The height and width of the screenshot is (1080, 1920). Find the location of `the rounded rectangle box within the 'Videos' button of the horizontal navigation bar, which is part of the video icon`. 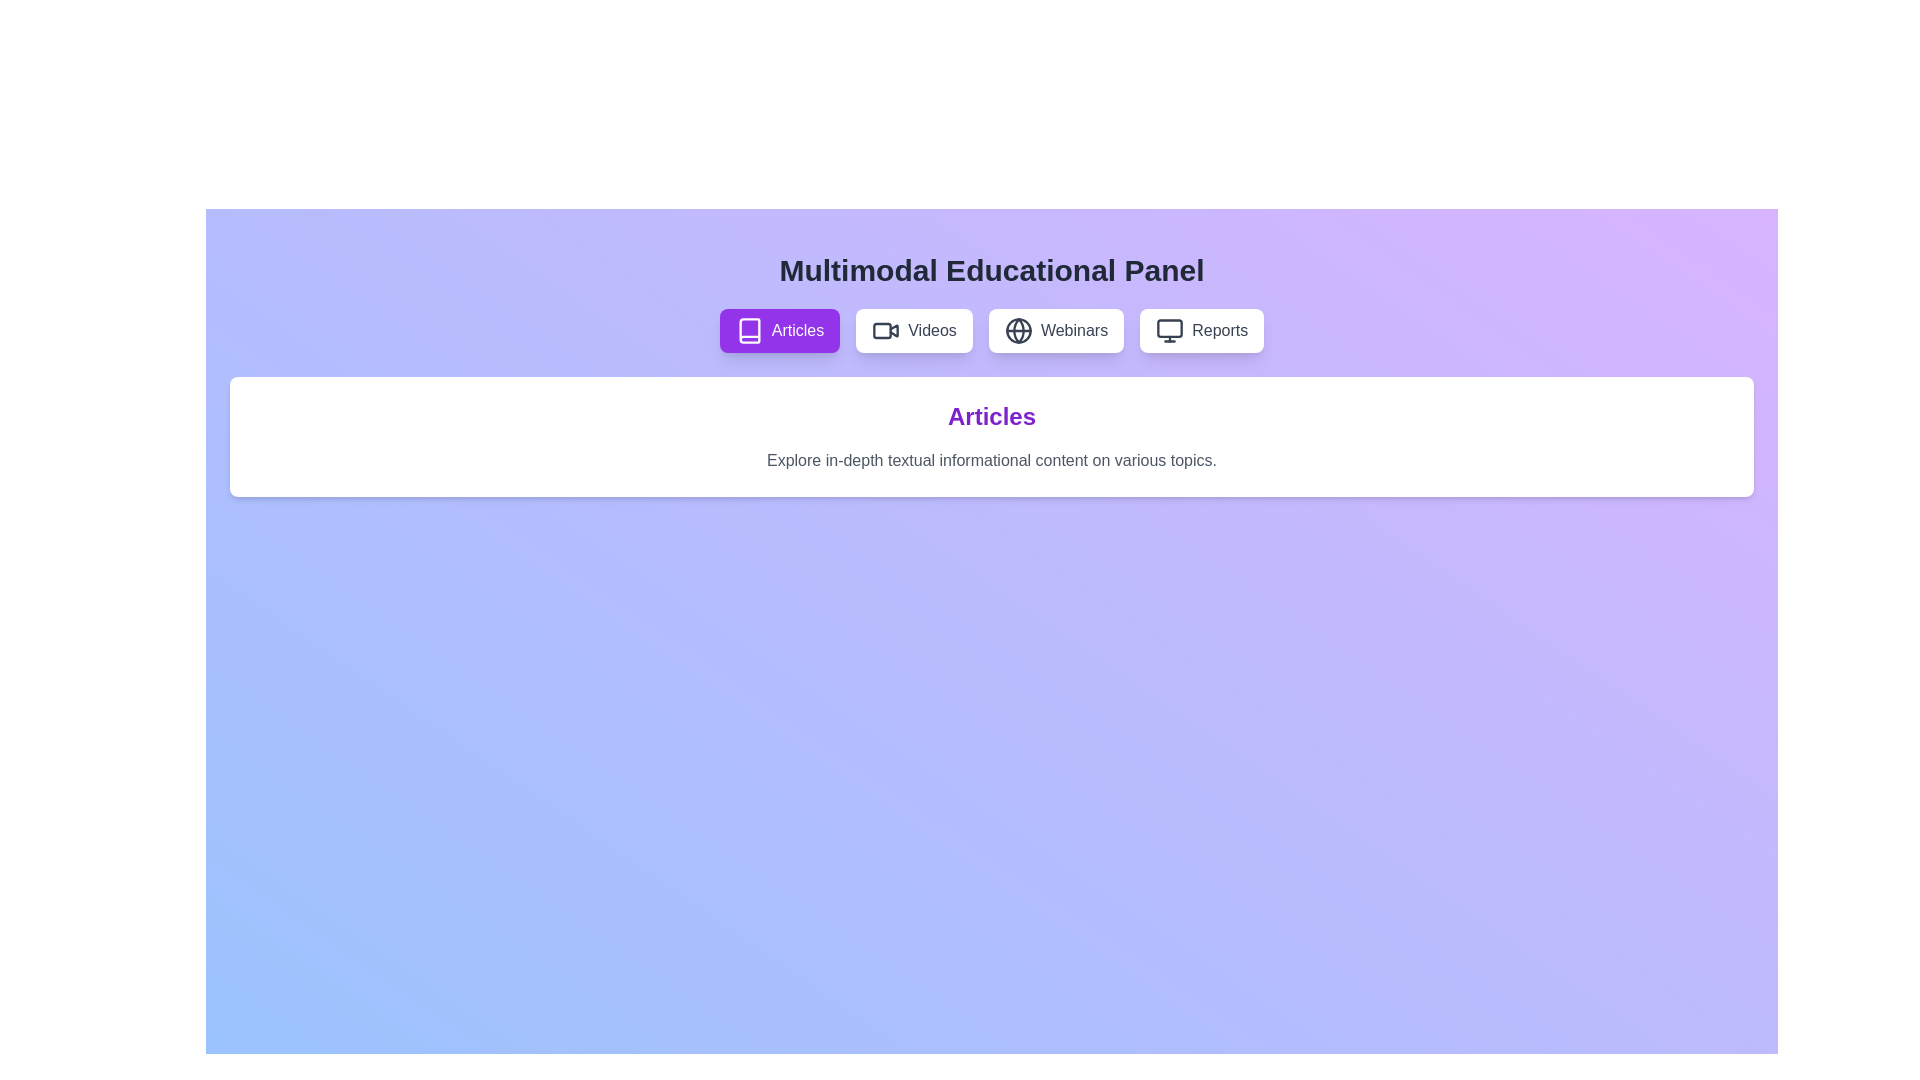

the rounded rectangle box within the 'Videos' button of the horizontal navigation bar, which is part of the video icon is located at coordinates (881, 330).